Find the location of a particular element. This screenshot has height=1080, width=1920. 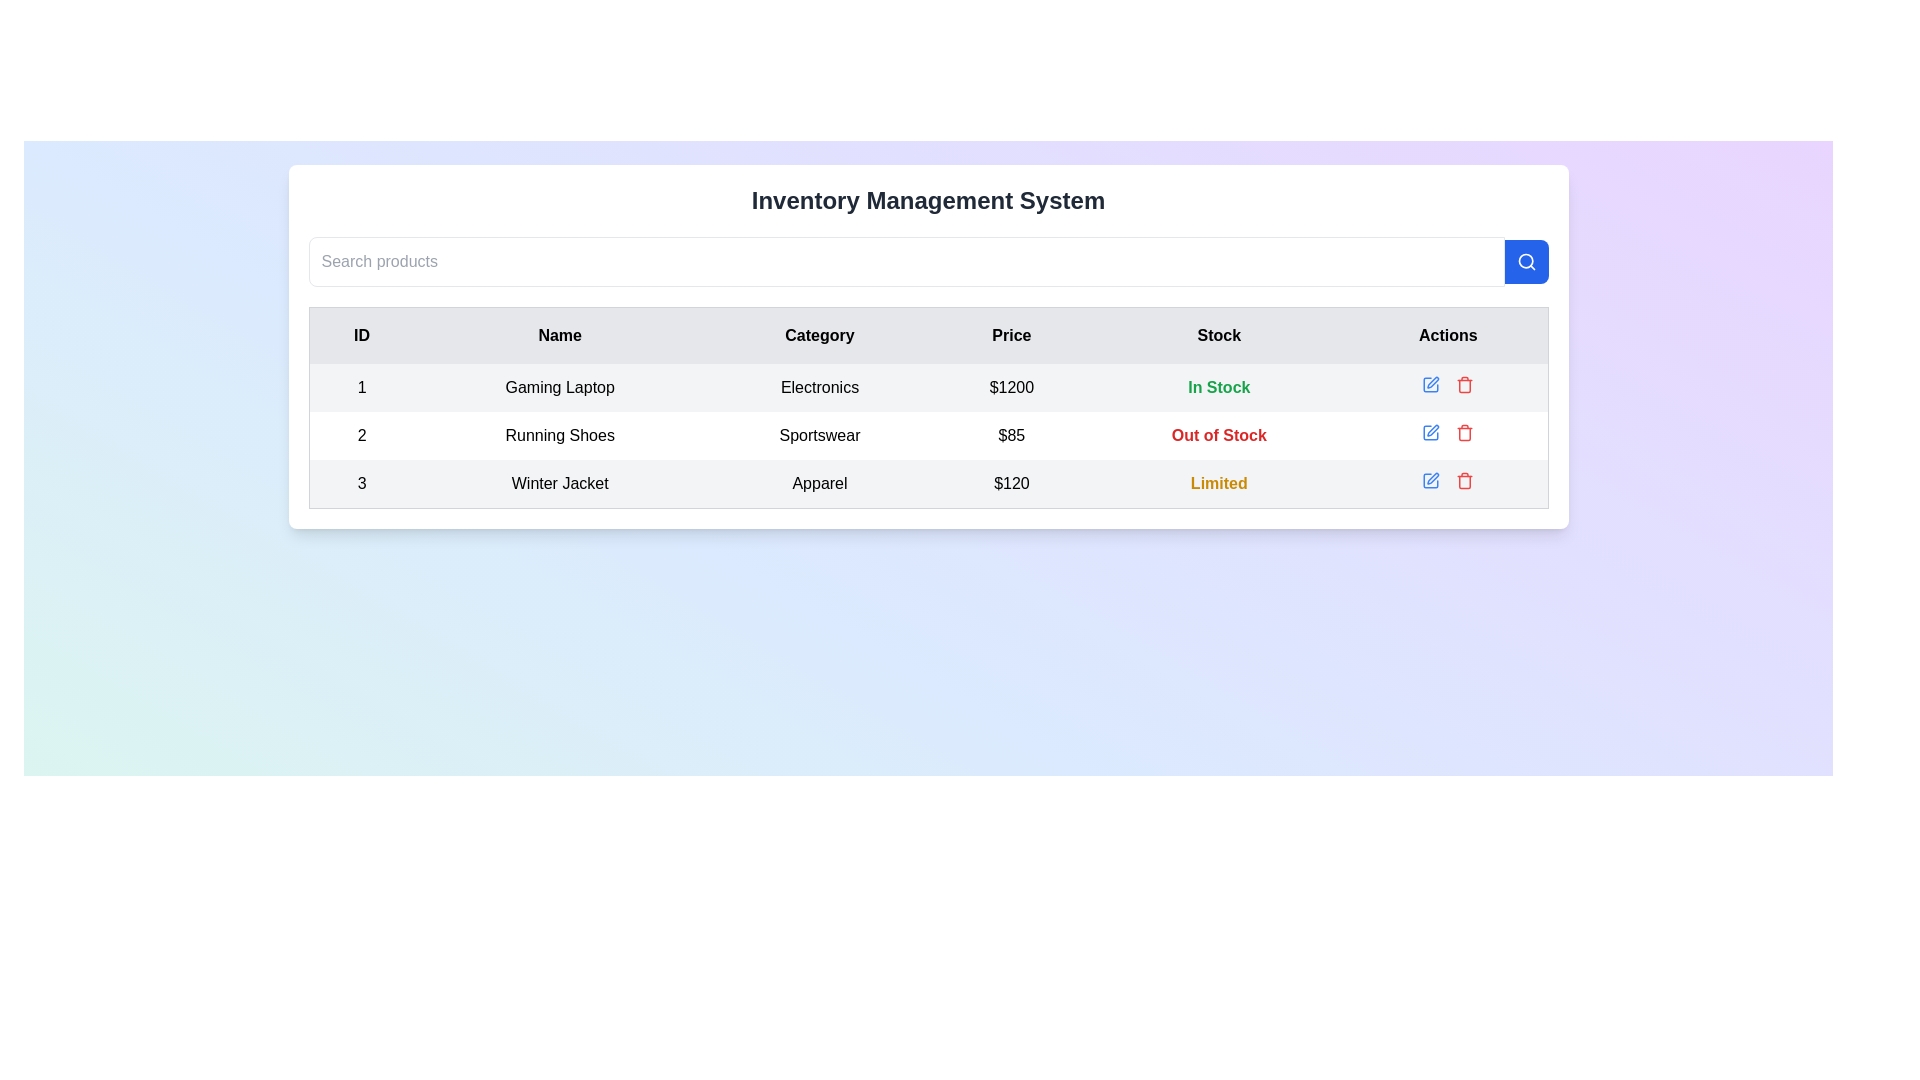

the interactive button in the 'Actions' column of the second row in the table to initiate the edit function is located at coordinates (1429, 431).